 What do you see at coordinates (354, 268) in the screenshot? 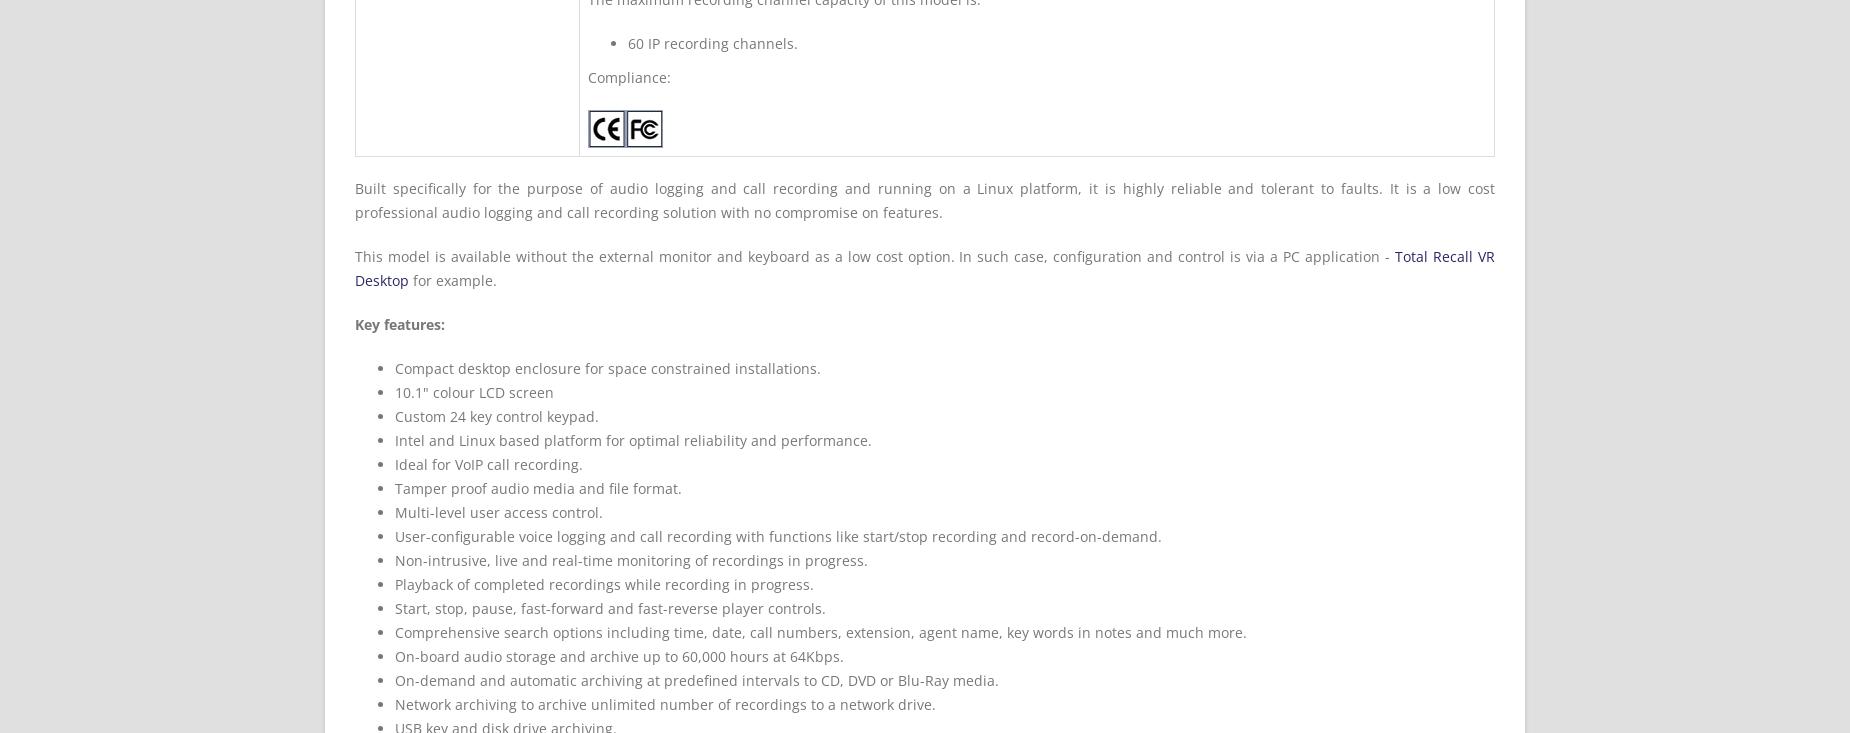
I see `'Total Recall VR Desktop'` at bounding box center [354, 268].